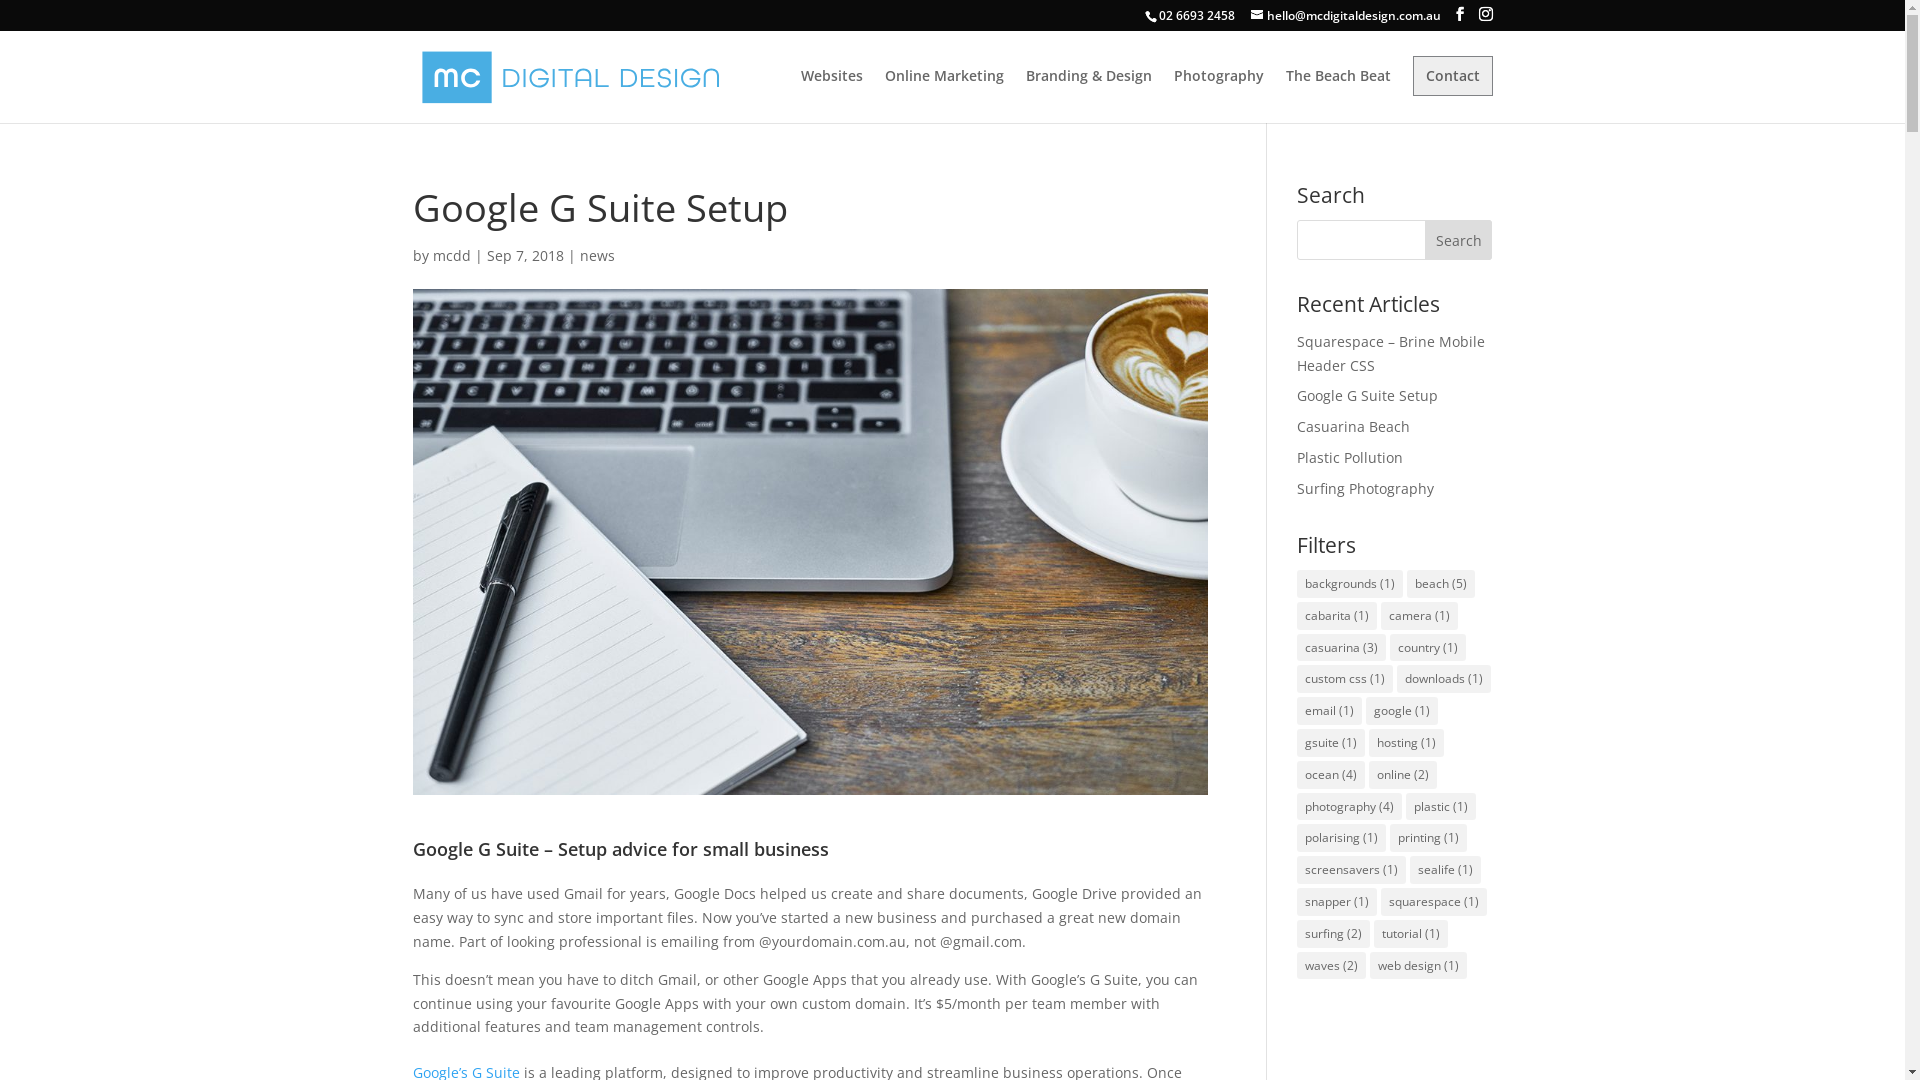 The width and height of the screenshot is (1920, 1080). Describe the element at coordinates (1296, 395) in the screenshot. I see `'Google G Suite Setup'` at that location.